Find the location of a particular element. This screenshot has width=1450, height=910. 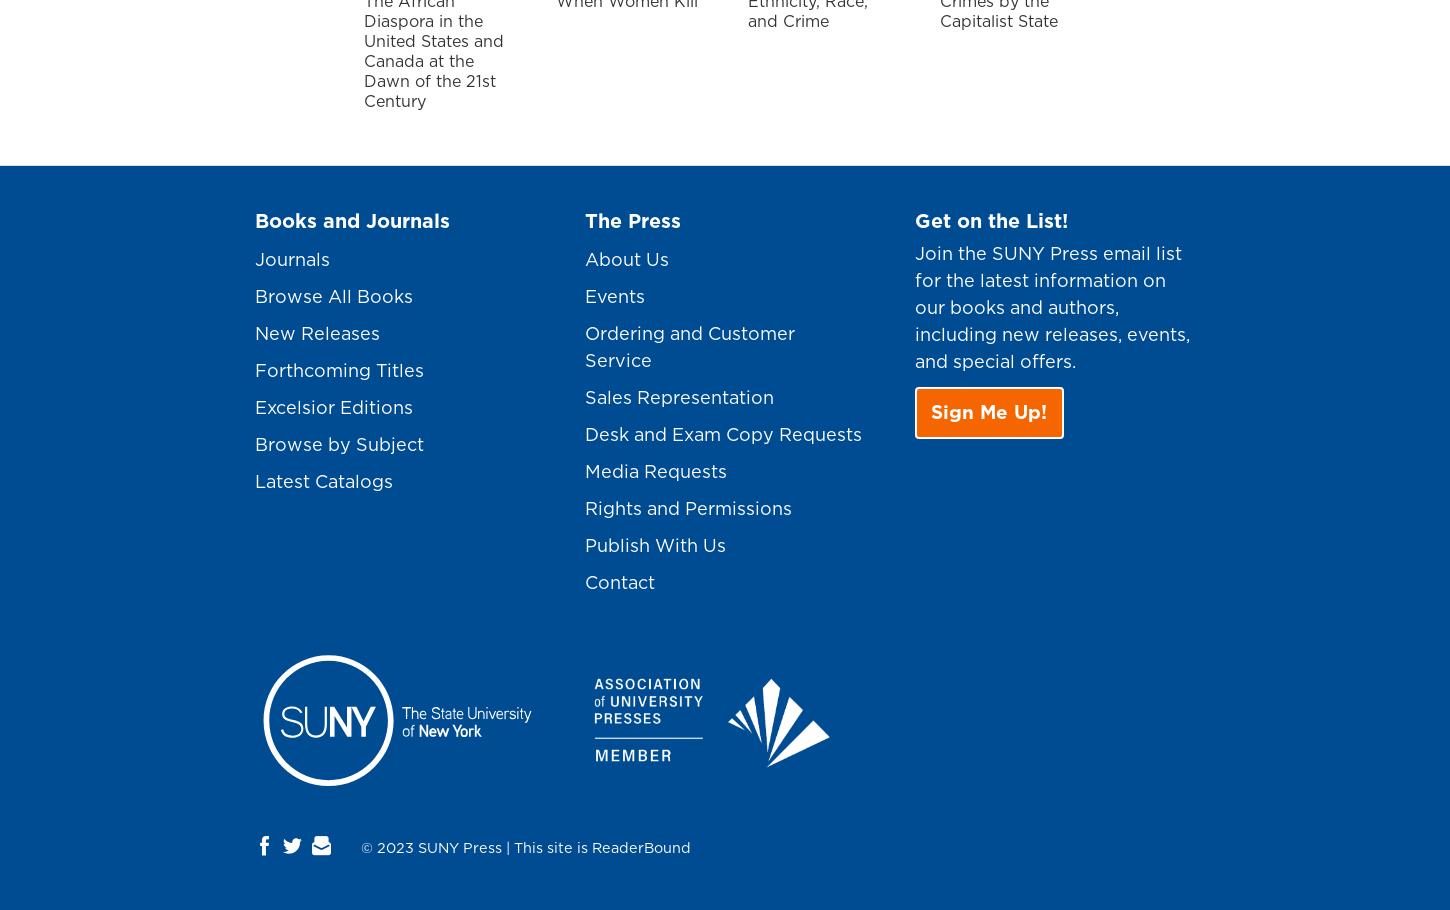

'Rights and Permissions' is located at coordinates (687, 508).